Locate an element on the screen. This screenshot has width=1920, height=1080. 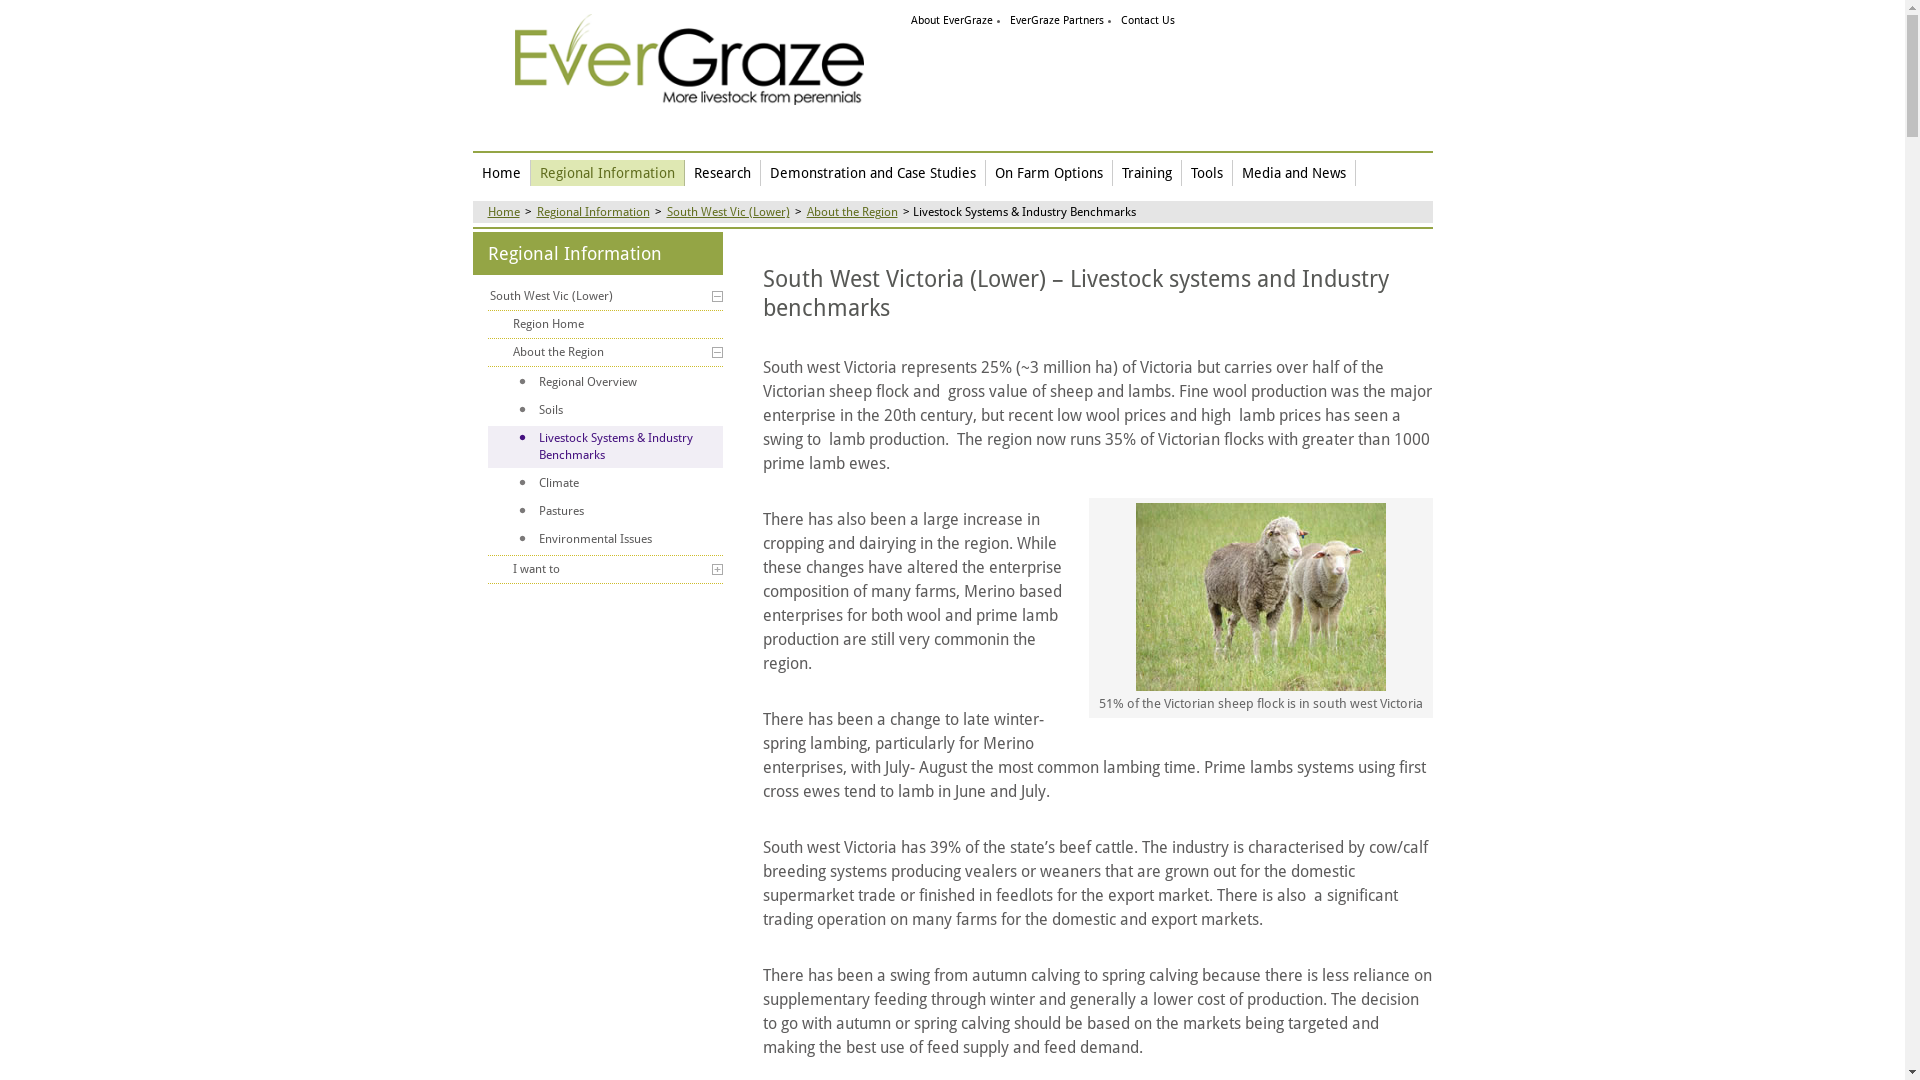
'About the Region' is located at coordinates (851, 212).